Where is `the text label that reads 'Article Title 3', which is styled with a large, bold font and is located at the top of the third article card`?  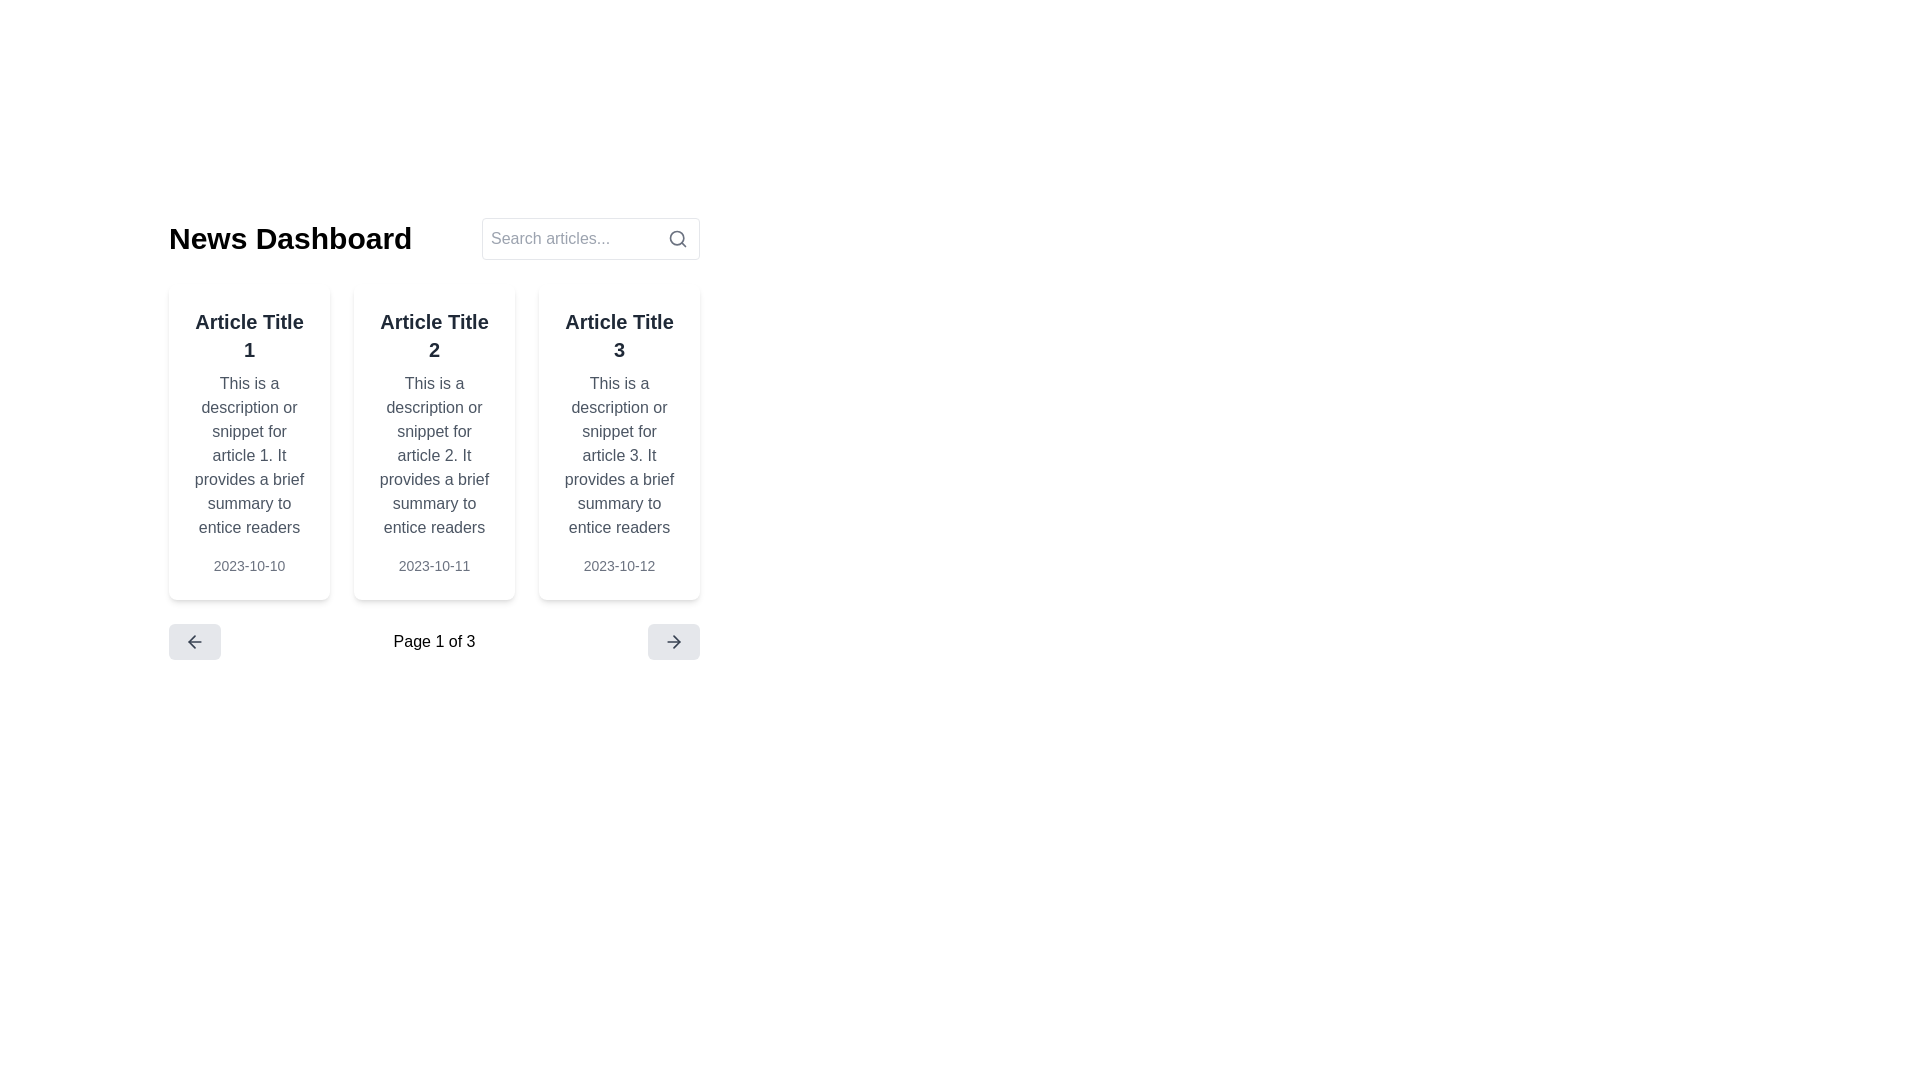
the text label that reads 'Article Title 3', which is styled with a large, bold font and is located at the top of the third article card is located at coordinates (618, 334).